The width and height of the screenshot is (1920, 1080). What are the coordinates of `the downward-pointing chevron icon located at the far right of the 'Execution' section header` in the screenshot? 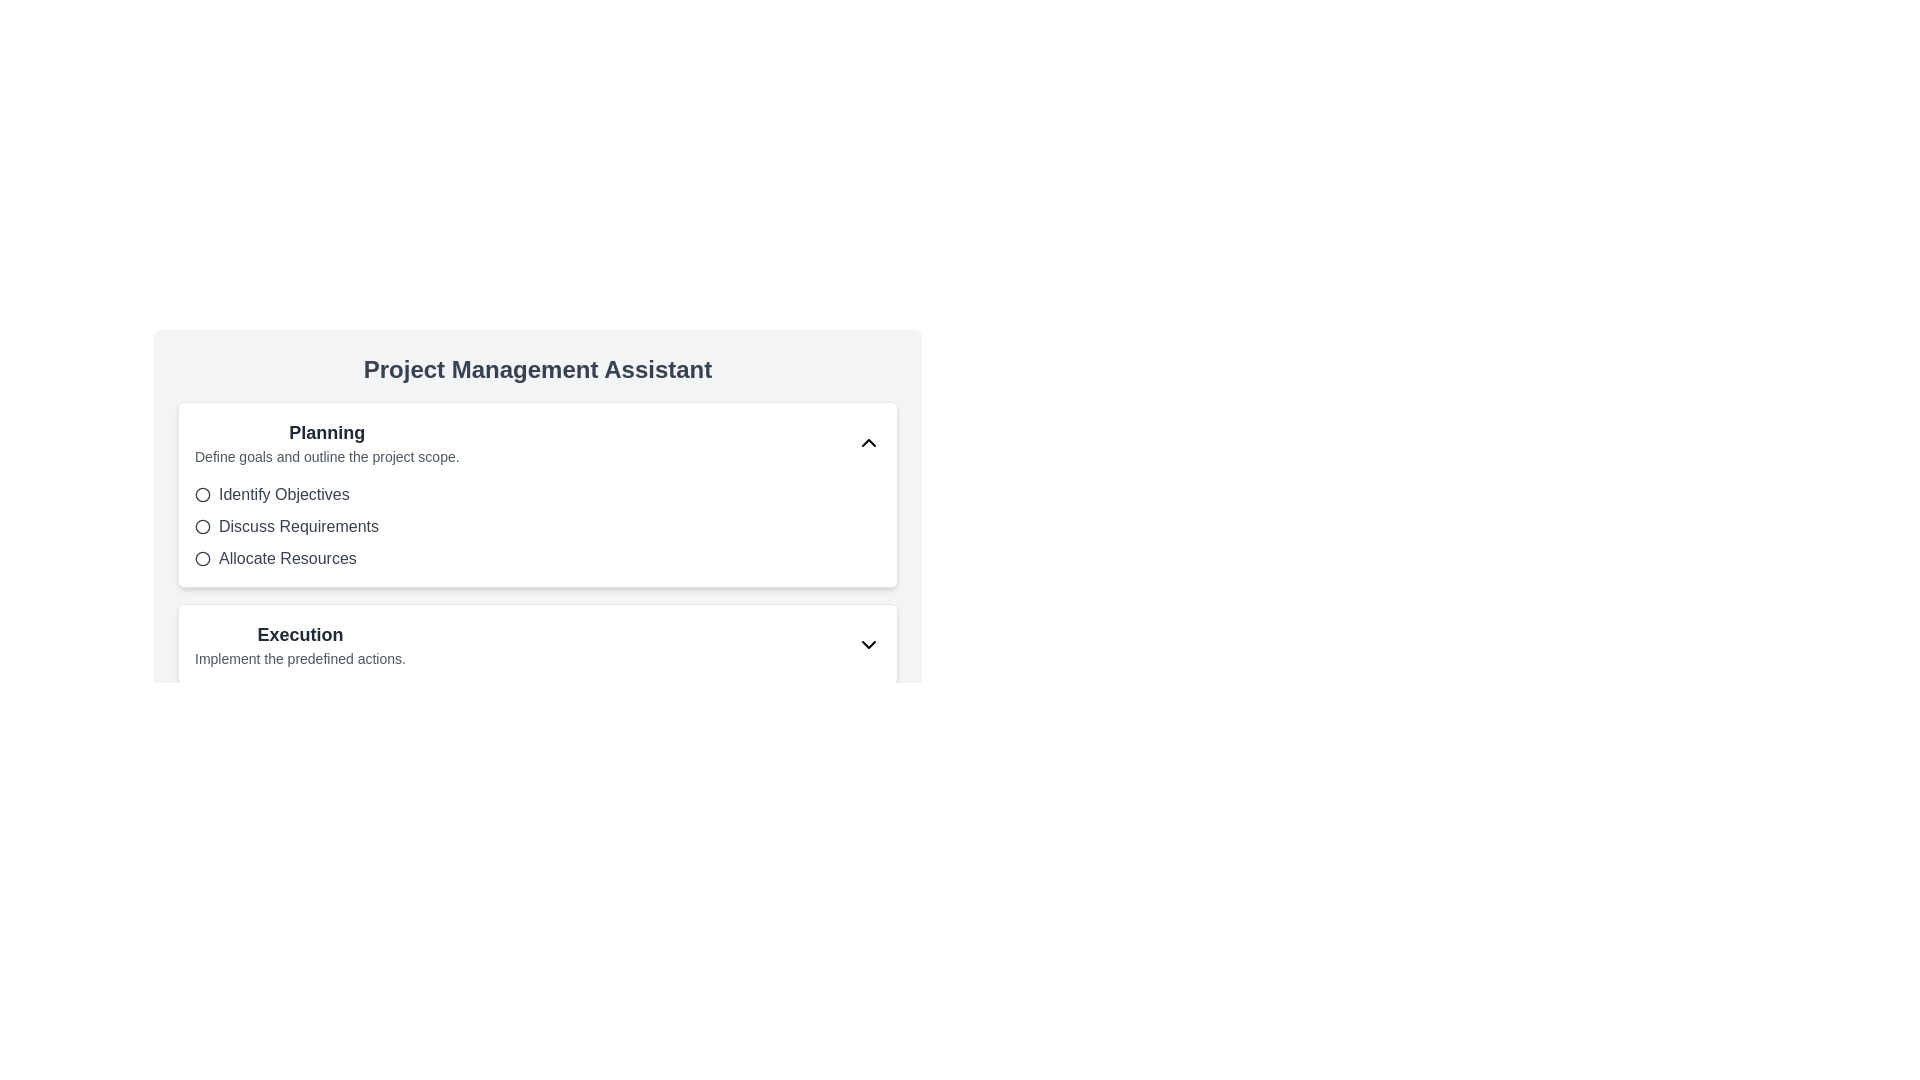 It's located at (868, 644).